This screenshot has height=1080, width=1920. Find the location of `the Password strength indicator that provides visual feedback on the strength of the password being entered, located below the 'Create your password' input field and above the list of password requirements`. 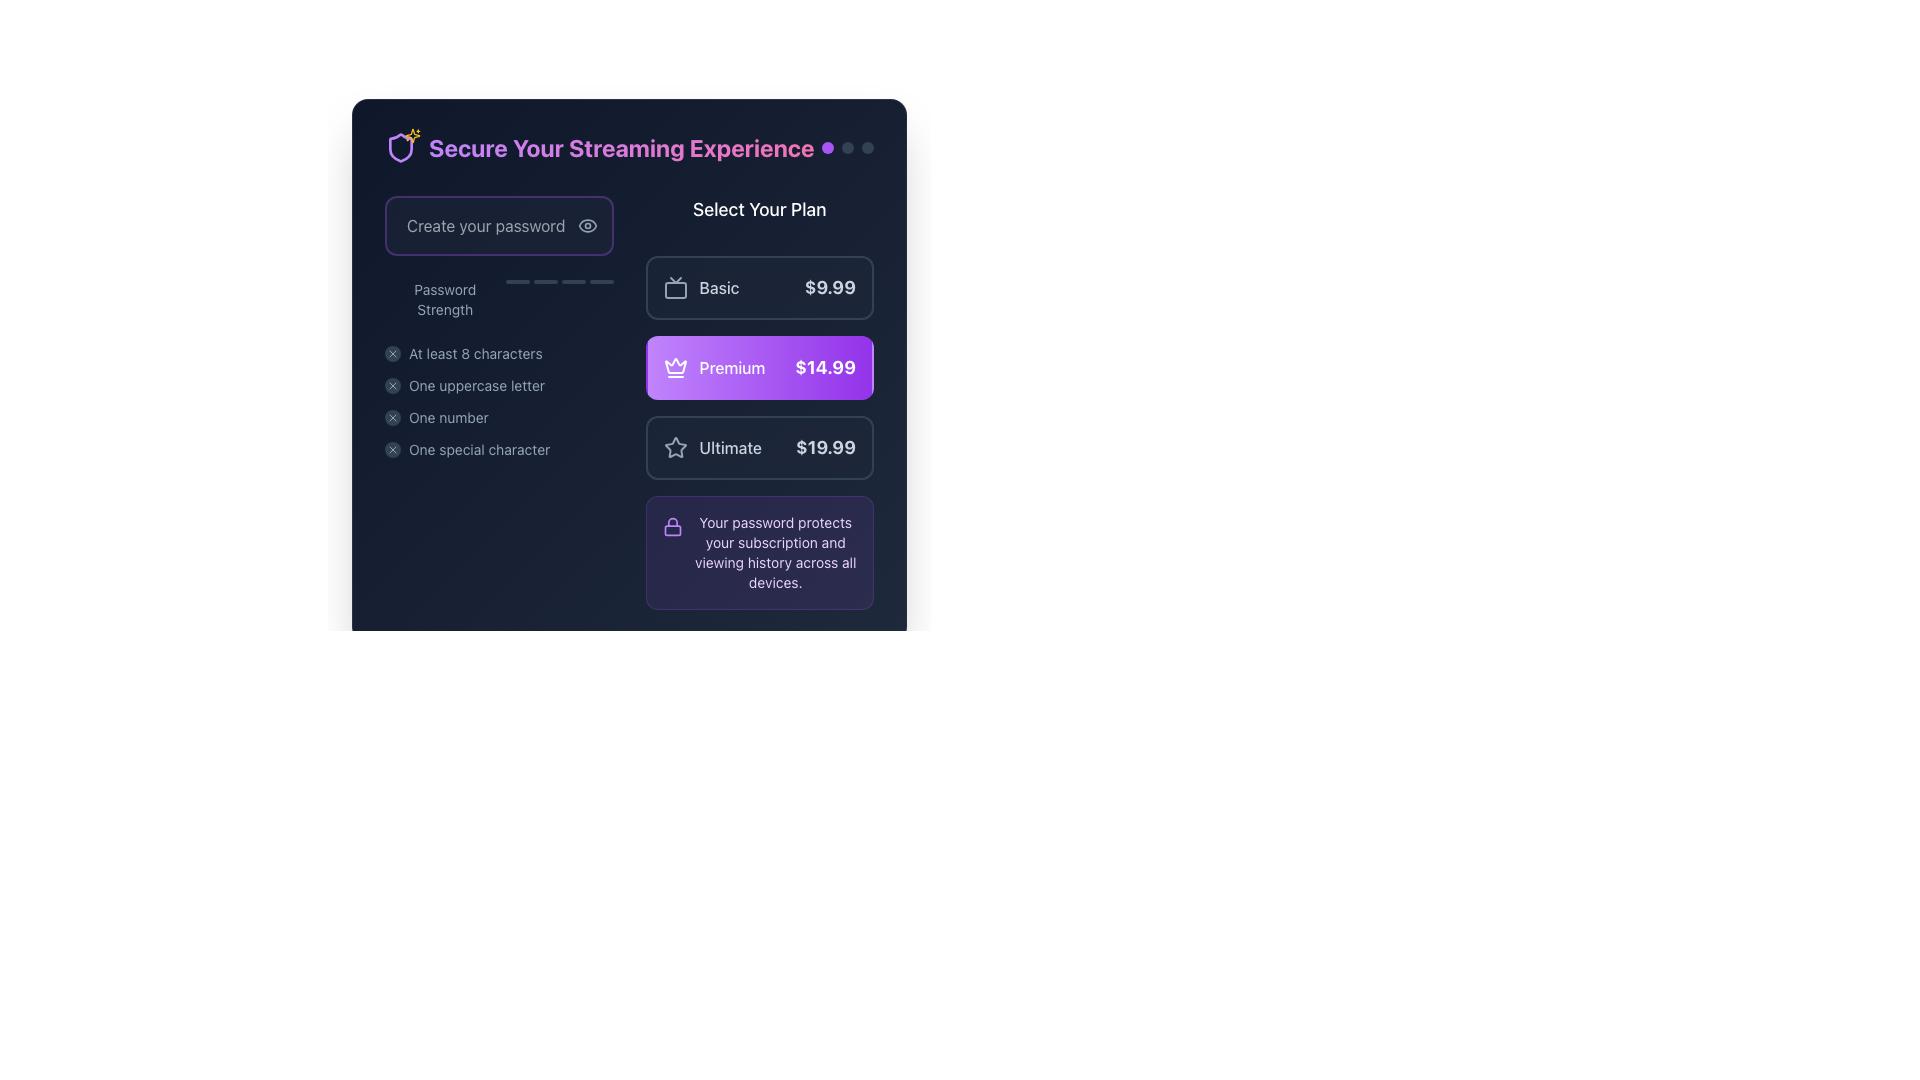

the Password strength indicator that provides visual feedback on the strength of the password being entered, located below the 'Create your password' input field and above the list of password requirements is located at coordinates (499, 300).